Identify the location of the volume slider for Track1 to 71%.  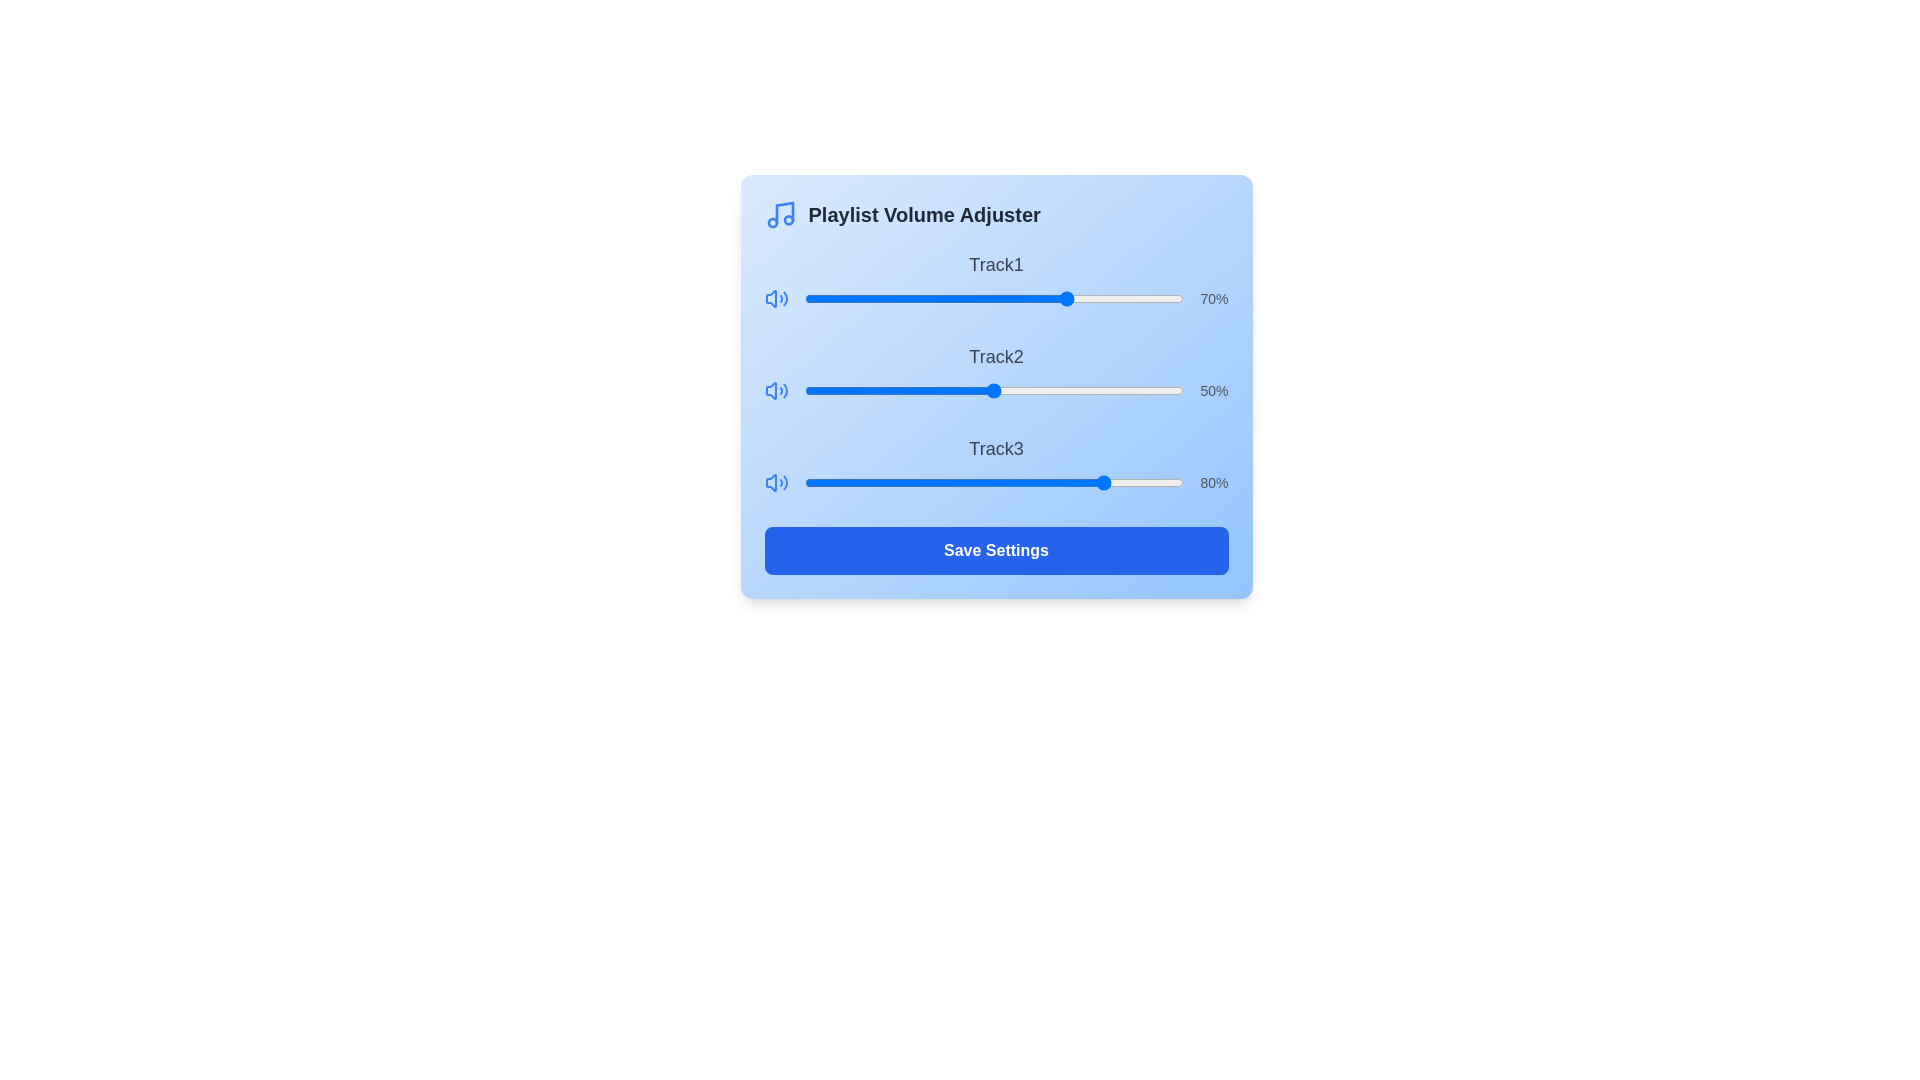
(1073, 299).